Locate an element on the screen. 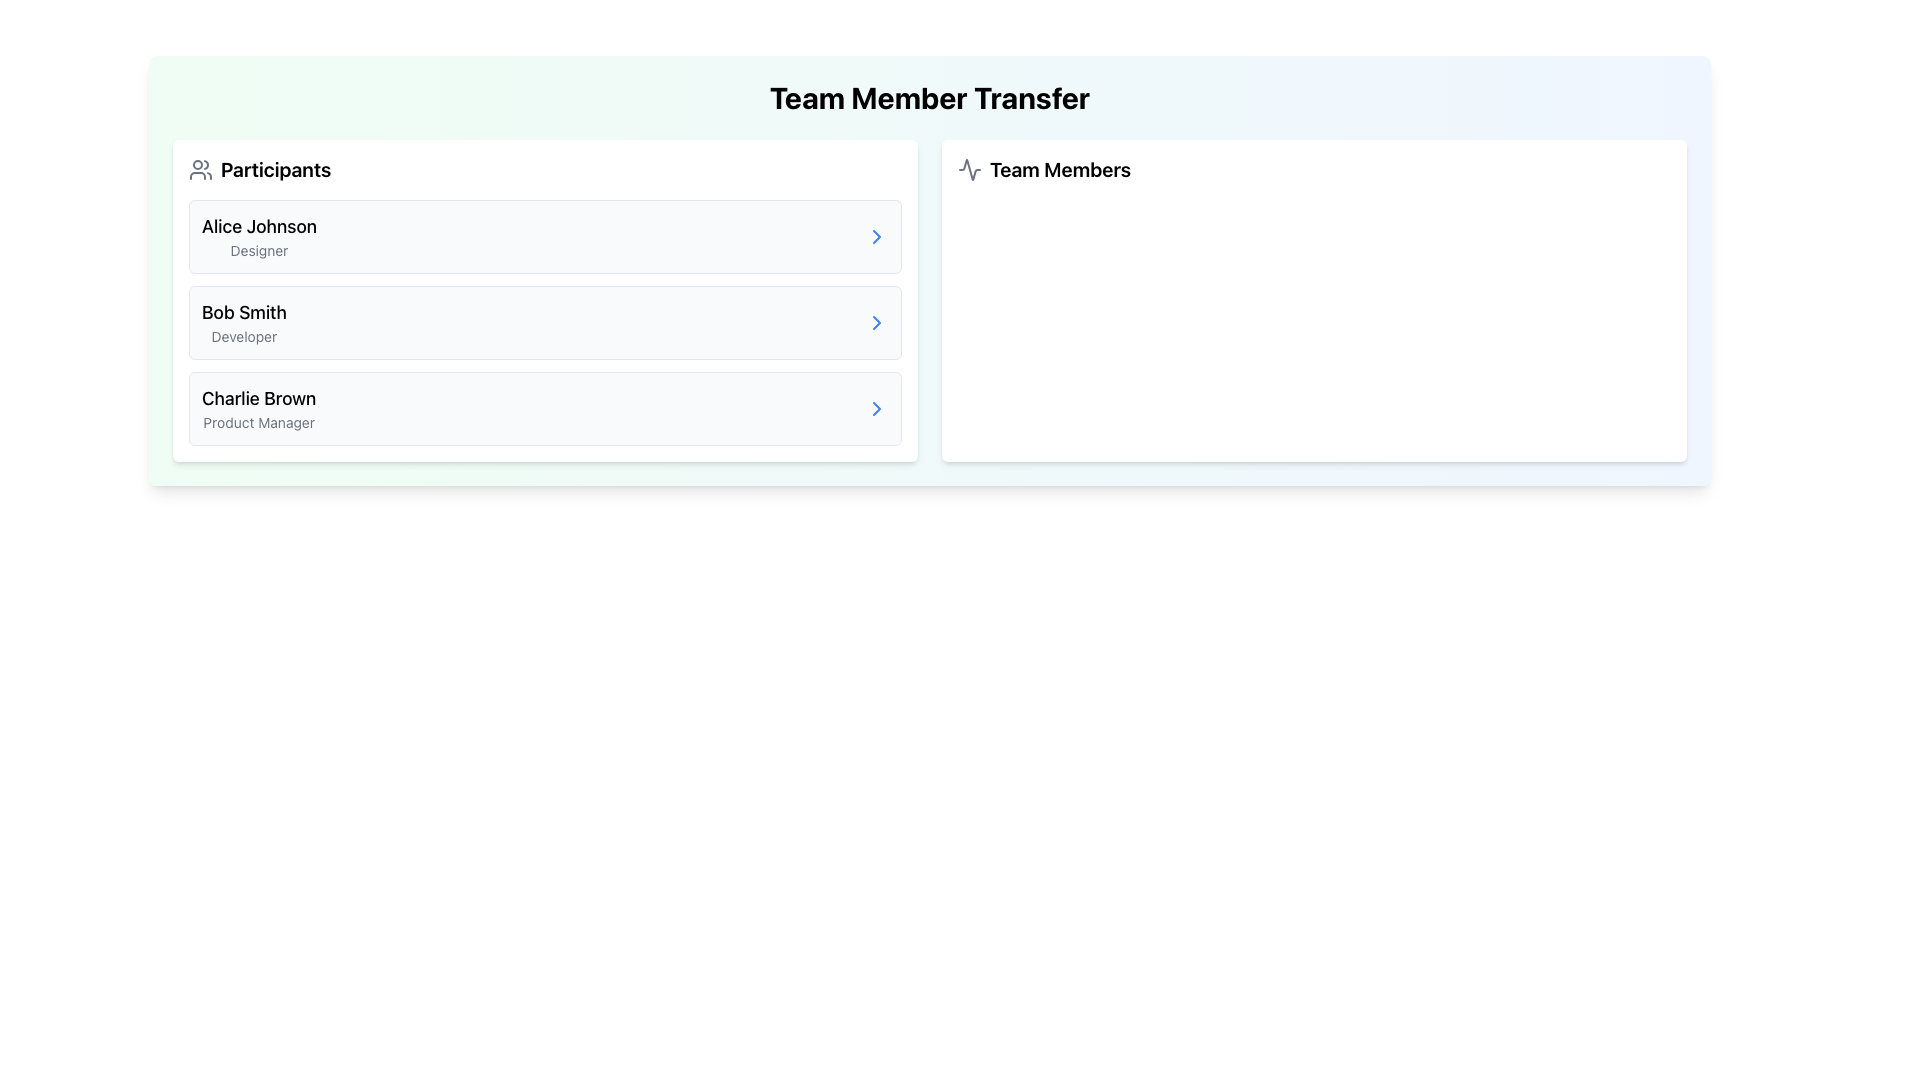 The image size is (1920, 1080). the user group icon featuring stylized human figures, located to the left of the 'Participants' text in the 'Participants' card is located at coordinates (201, 168).